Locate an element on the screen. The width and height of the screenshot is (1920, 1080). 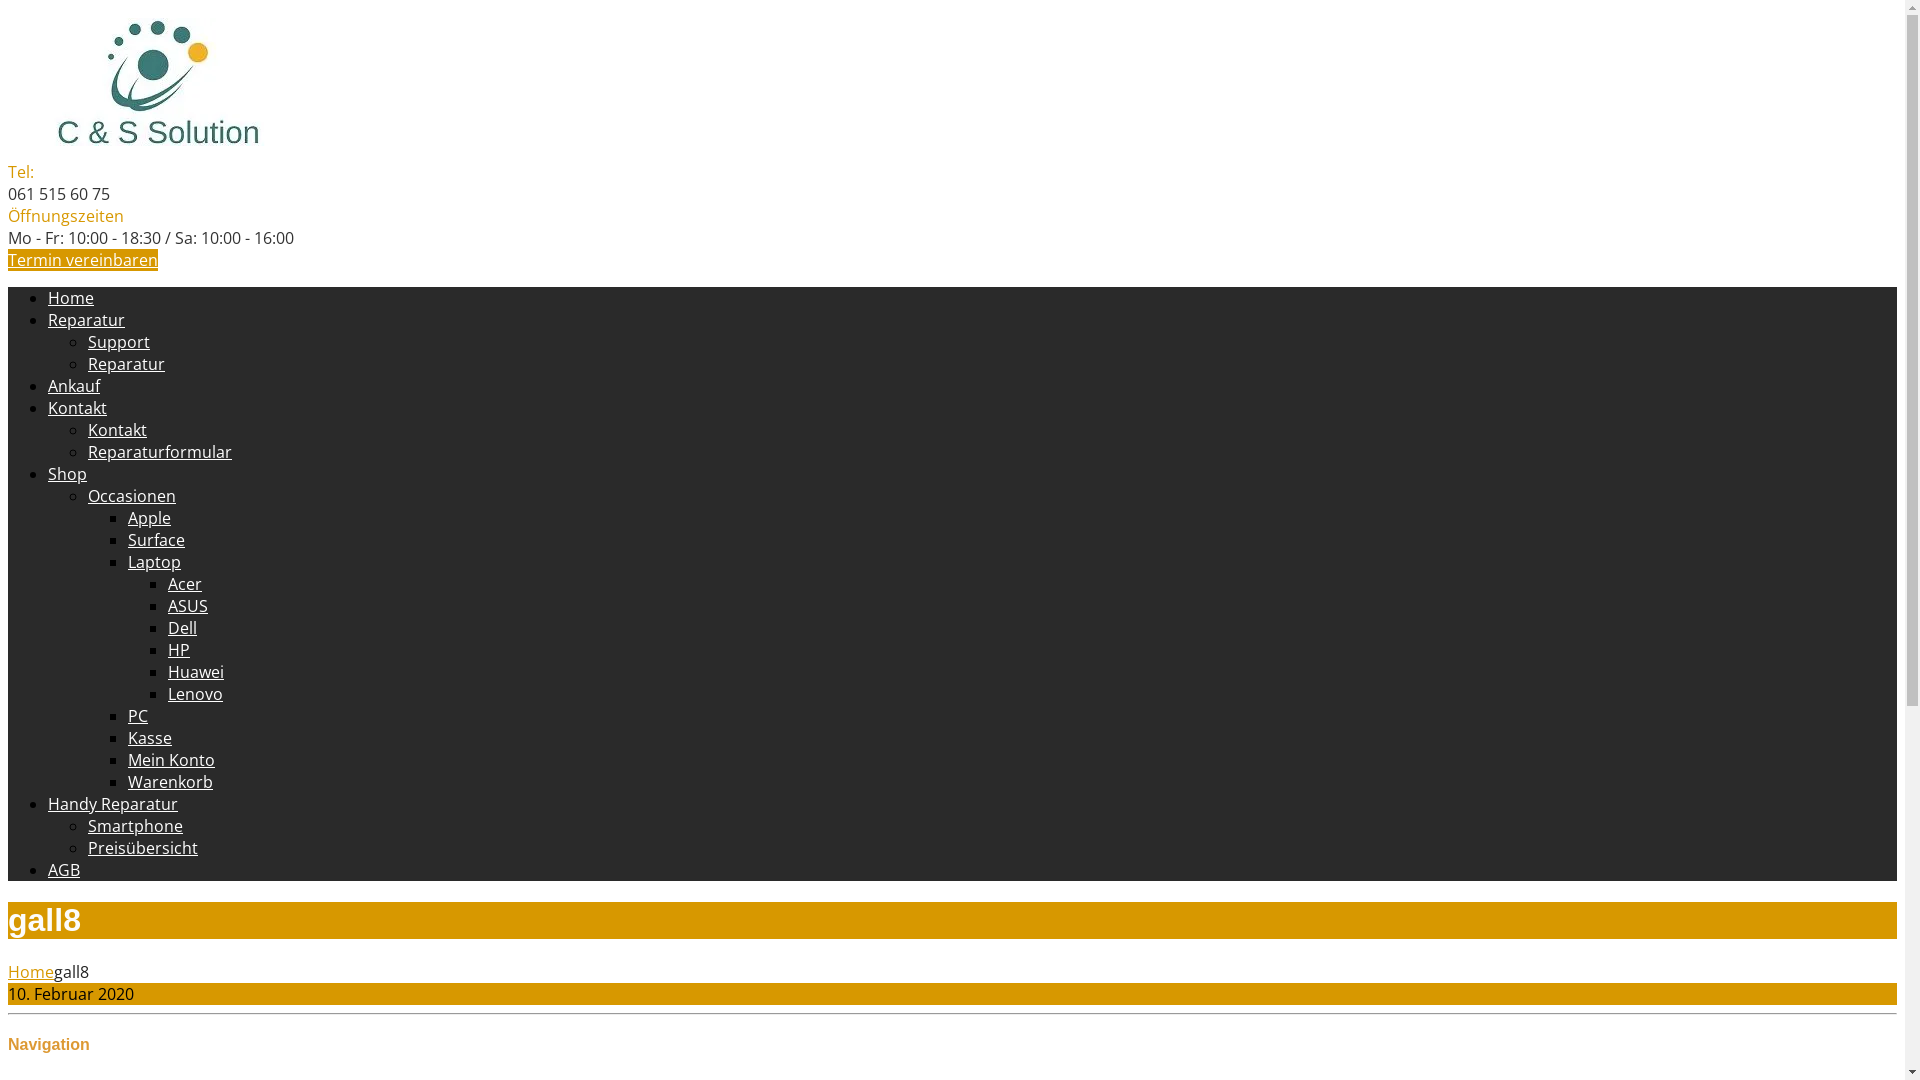
'ASUS' is located at coordinates (168, 604).